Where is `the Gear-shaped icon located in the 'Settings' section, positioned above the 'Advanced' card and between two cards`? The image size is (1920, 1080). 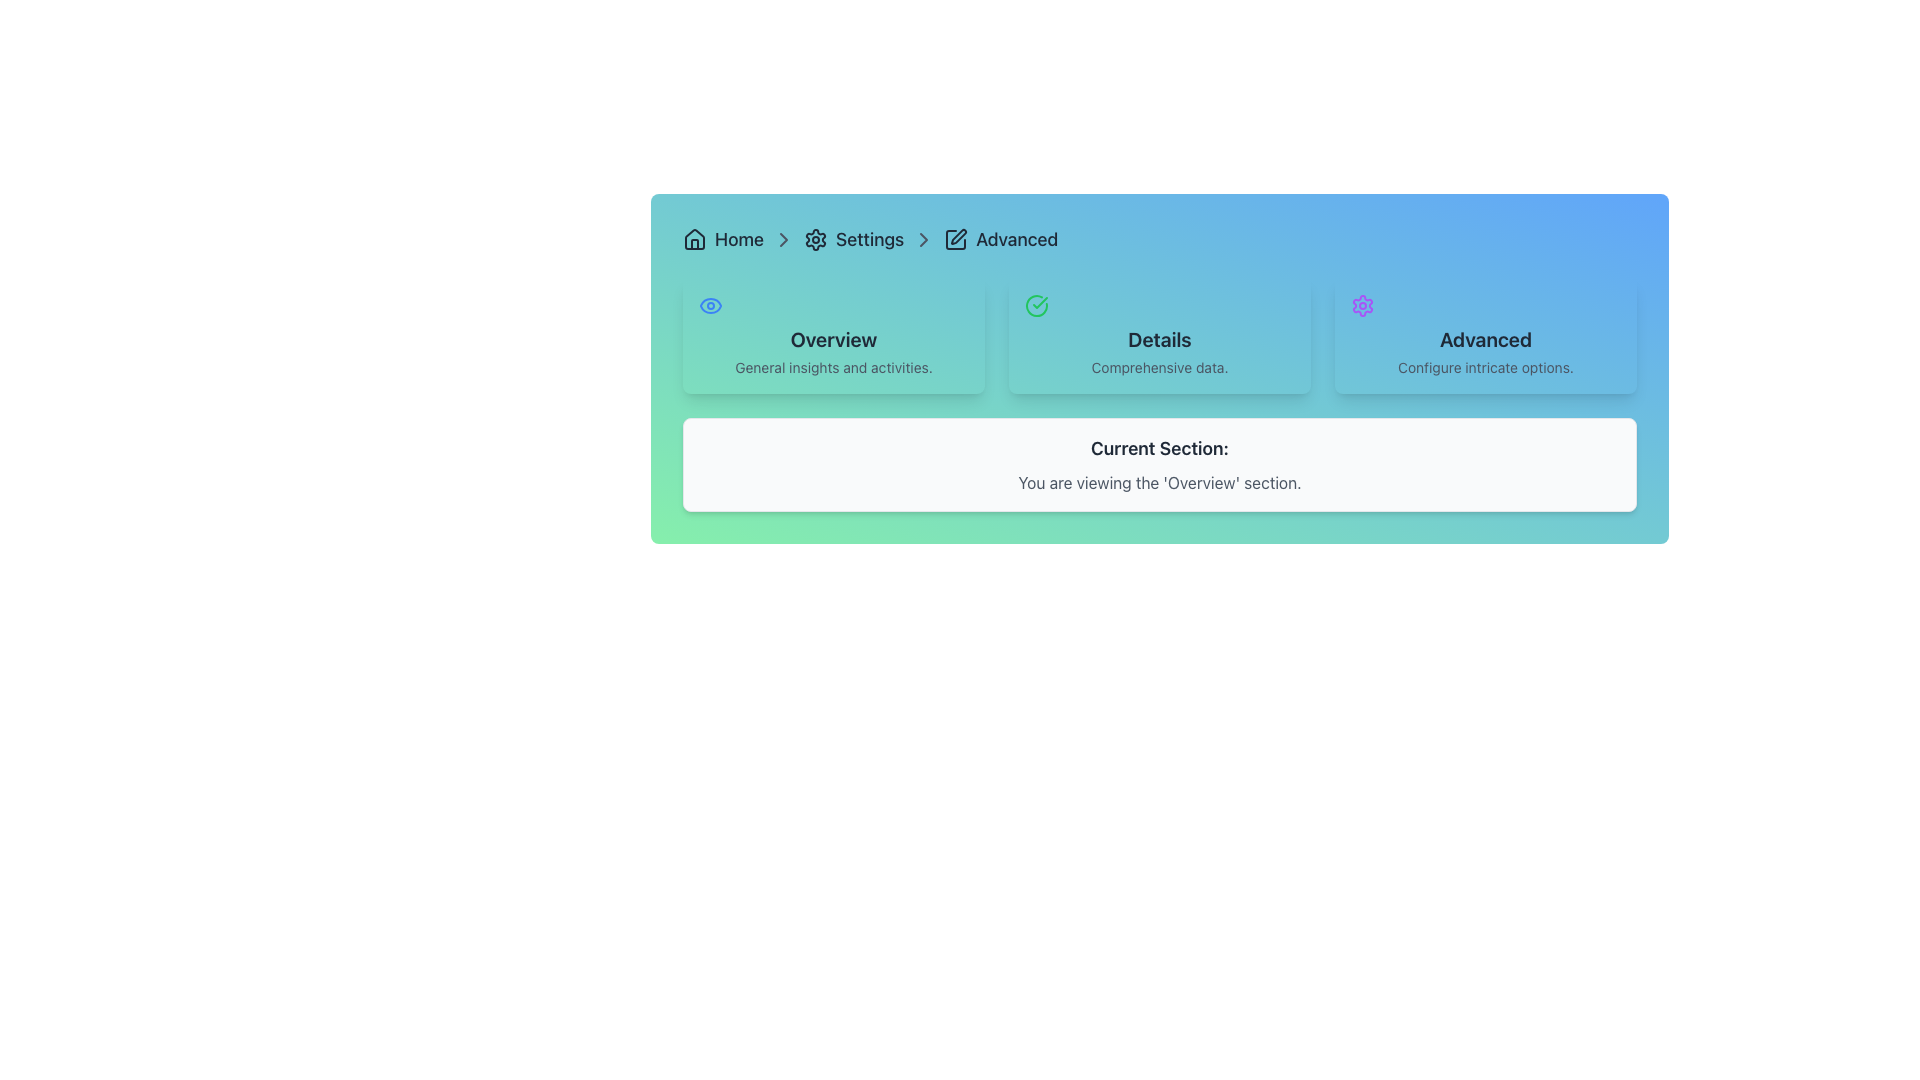
the Gear-shaped icon located in the 'Settings' section, positioned above the 'Advanced' card and between two cards is located at coordinates (1362, 305).